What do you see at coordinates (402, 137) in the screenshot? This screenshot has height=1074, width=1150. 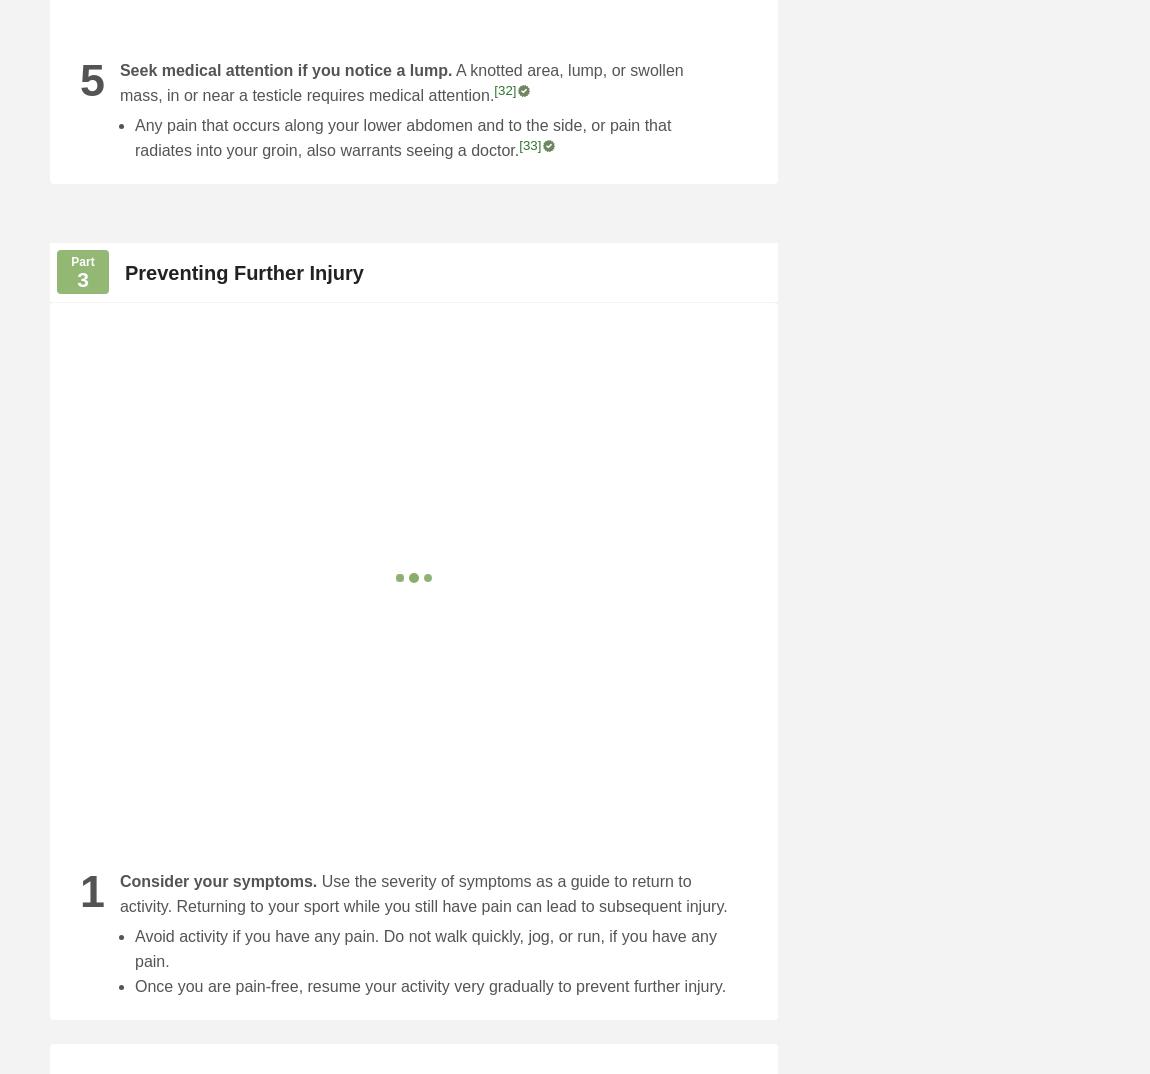 I see `'Any pain that occurs along your lower abdomen and to the side, or pain that radiates into your groin, also warrants seeing a doctor.'` at bounding box center [402, 137].